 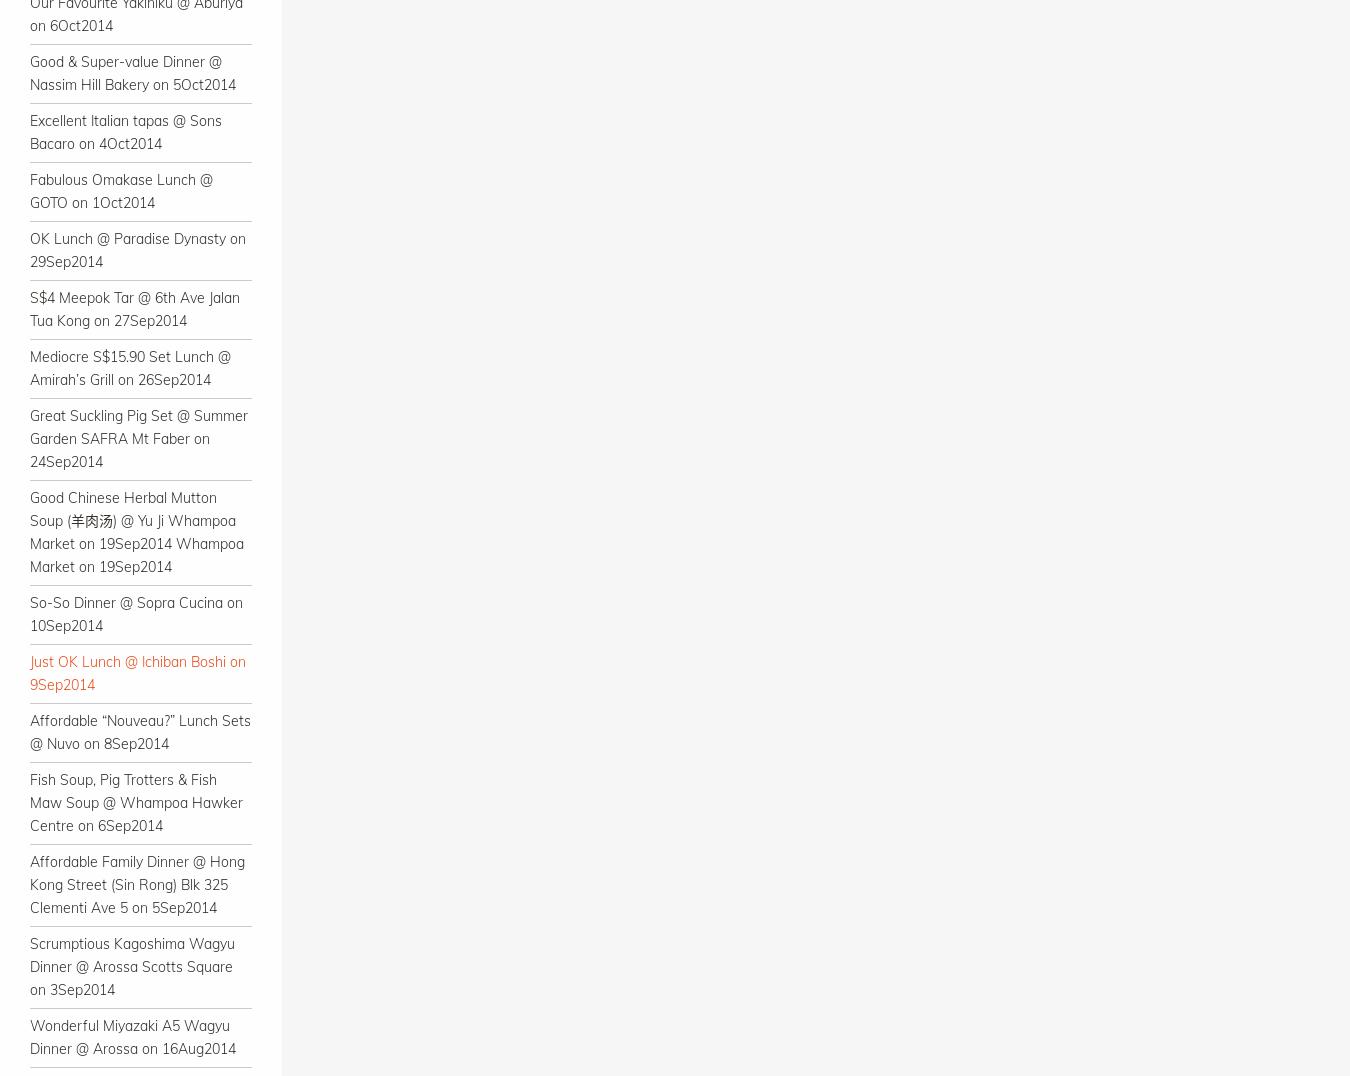 I want to click on 'Good & Super-value Dinner @ Nassim Hill Bakery on 5Oct2014', so click(x=132, y=73).